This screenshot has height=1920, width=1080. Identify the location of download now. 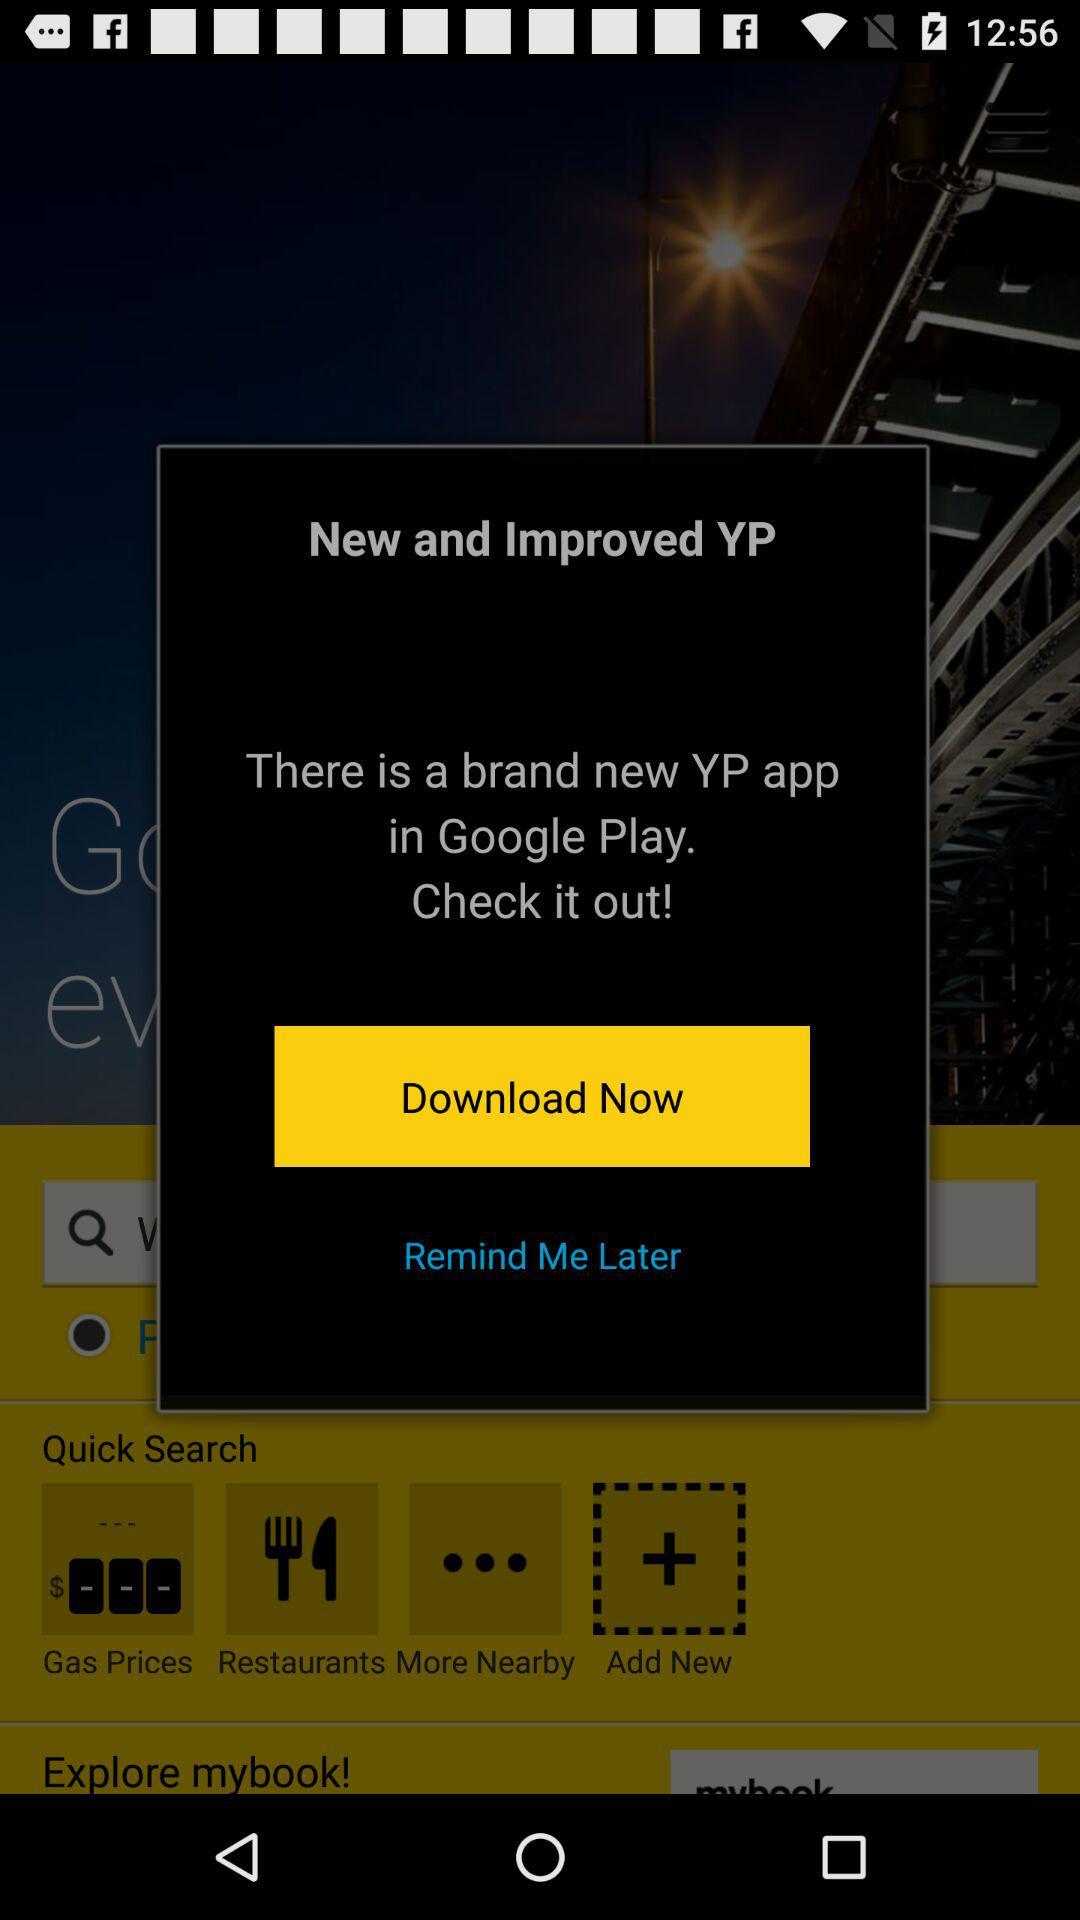
(542, 1095).